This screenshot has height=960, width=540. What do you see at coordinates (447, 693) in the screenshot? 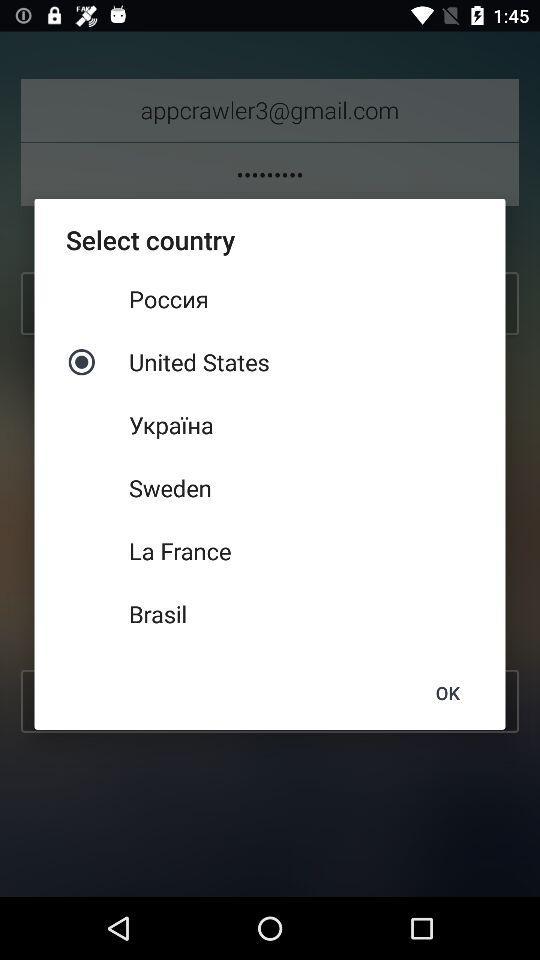
I see `the ok icon` at bounding box center [447, 693].